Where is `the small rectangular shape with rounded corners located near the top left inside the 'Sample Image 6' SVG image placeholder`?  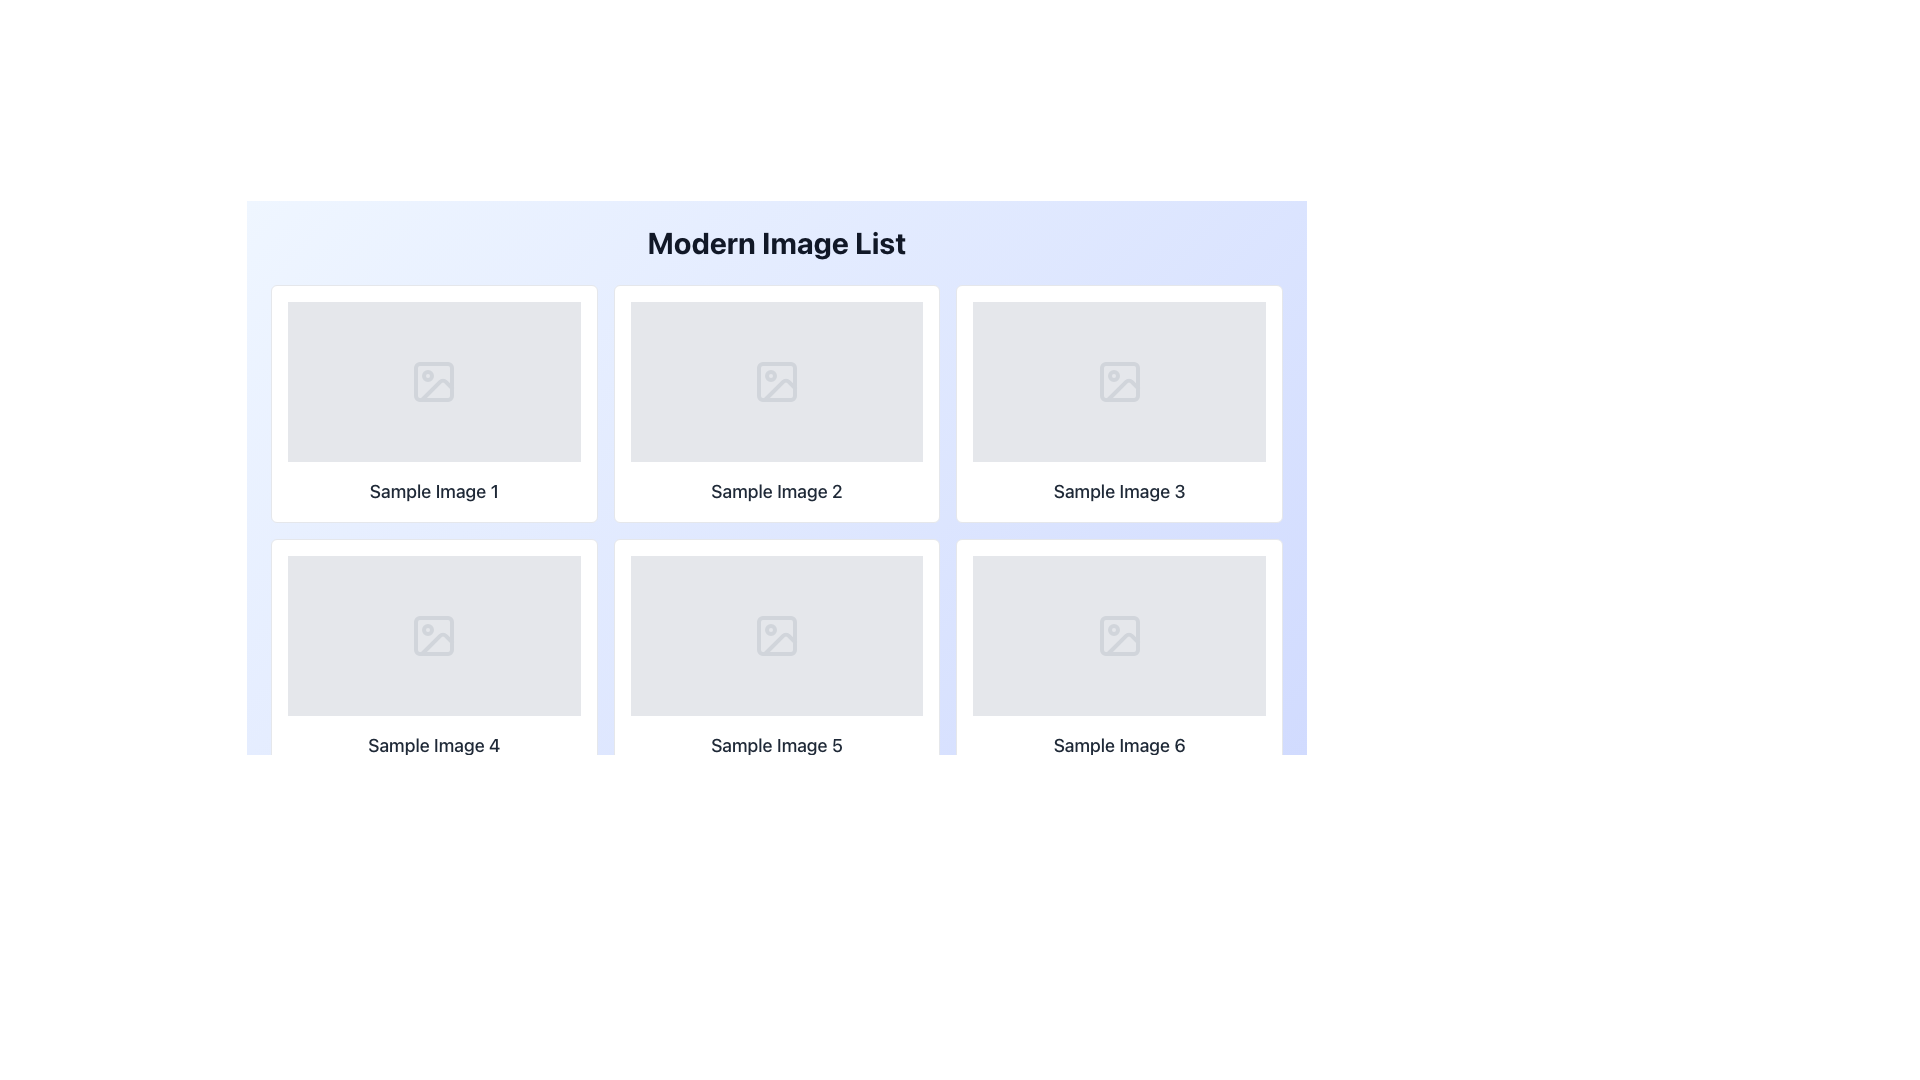
the small rectangular shape with rounded corners located near the top left inside the 'Sample Image 6' SVG image placeholder is located at coordinates (1118, 636).